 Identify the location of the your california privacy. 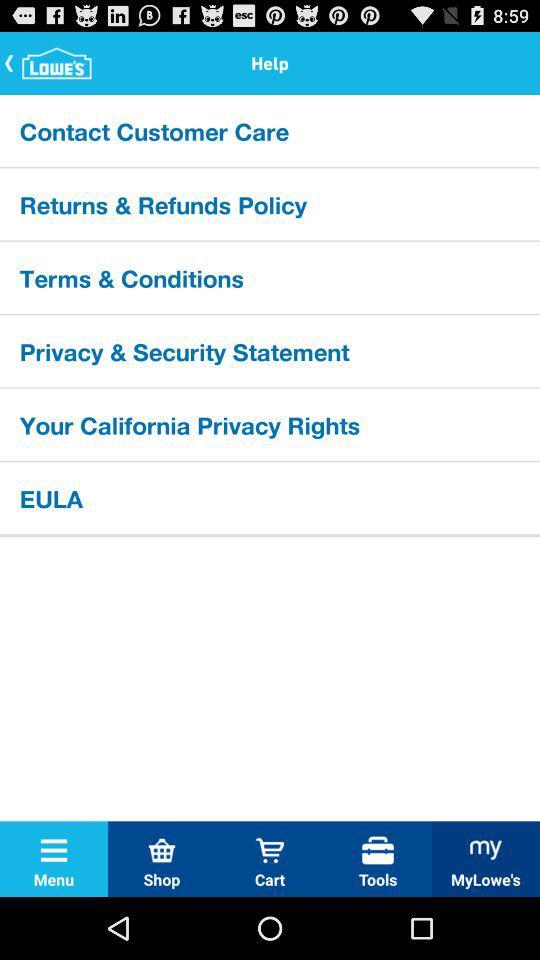
(270, 424).